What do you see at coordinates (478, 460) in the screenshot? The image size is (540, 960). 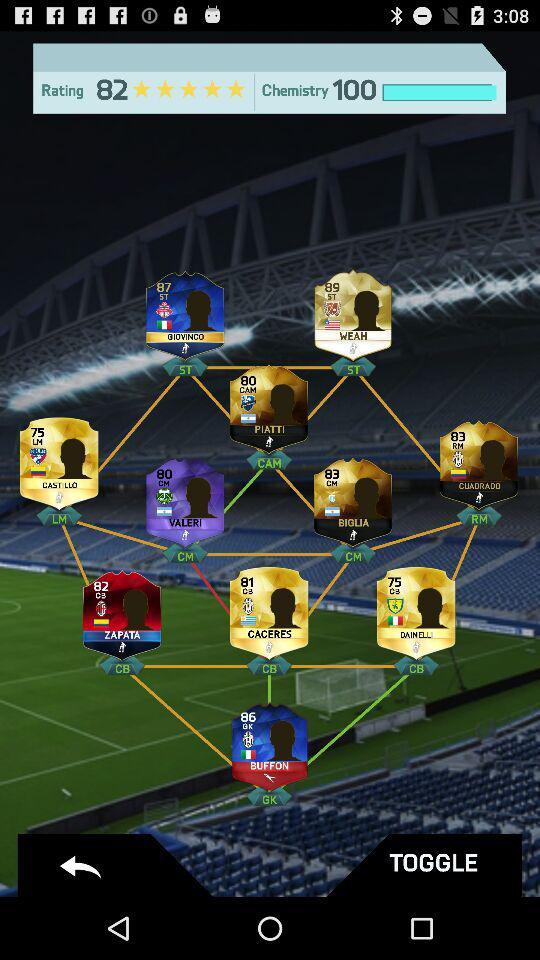 I see `right midfielder` at bounding box center [478, 460].